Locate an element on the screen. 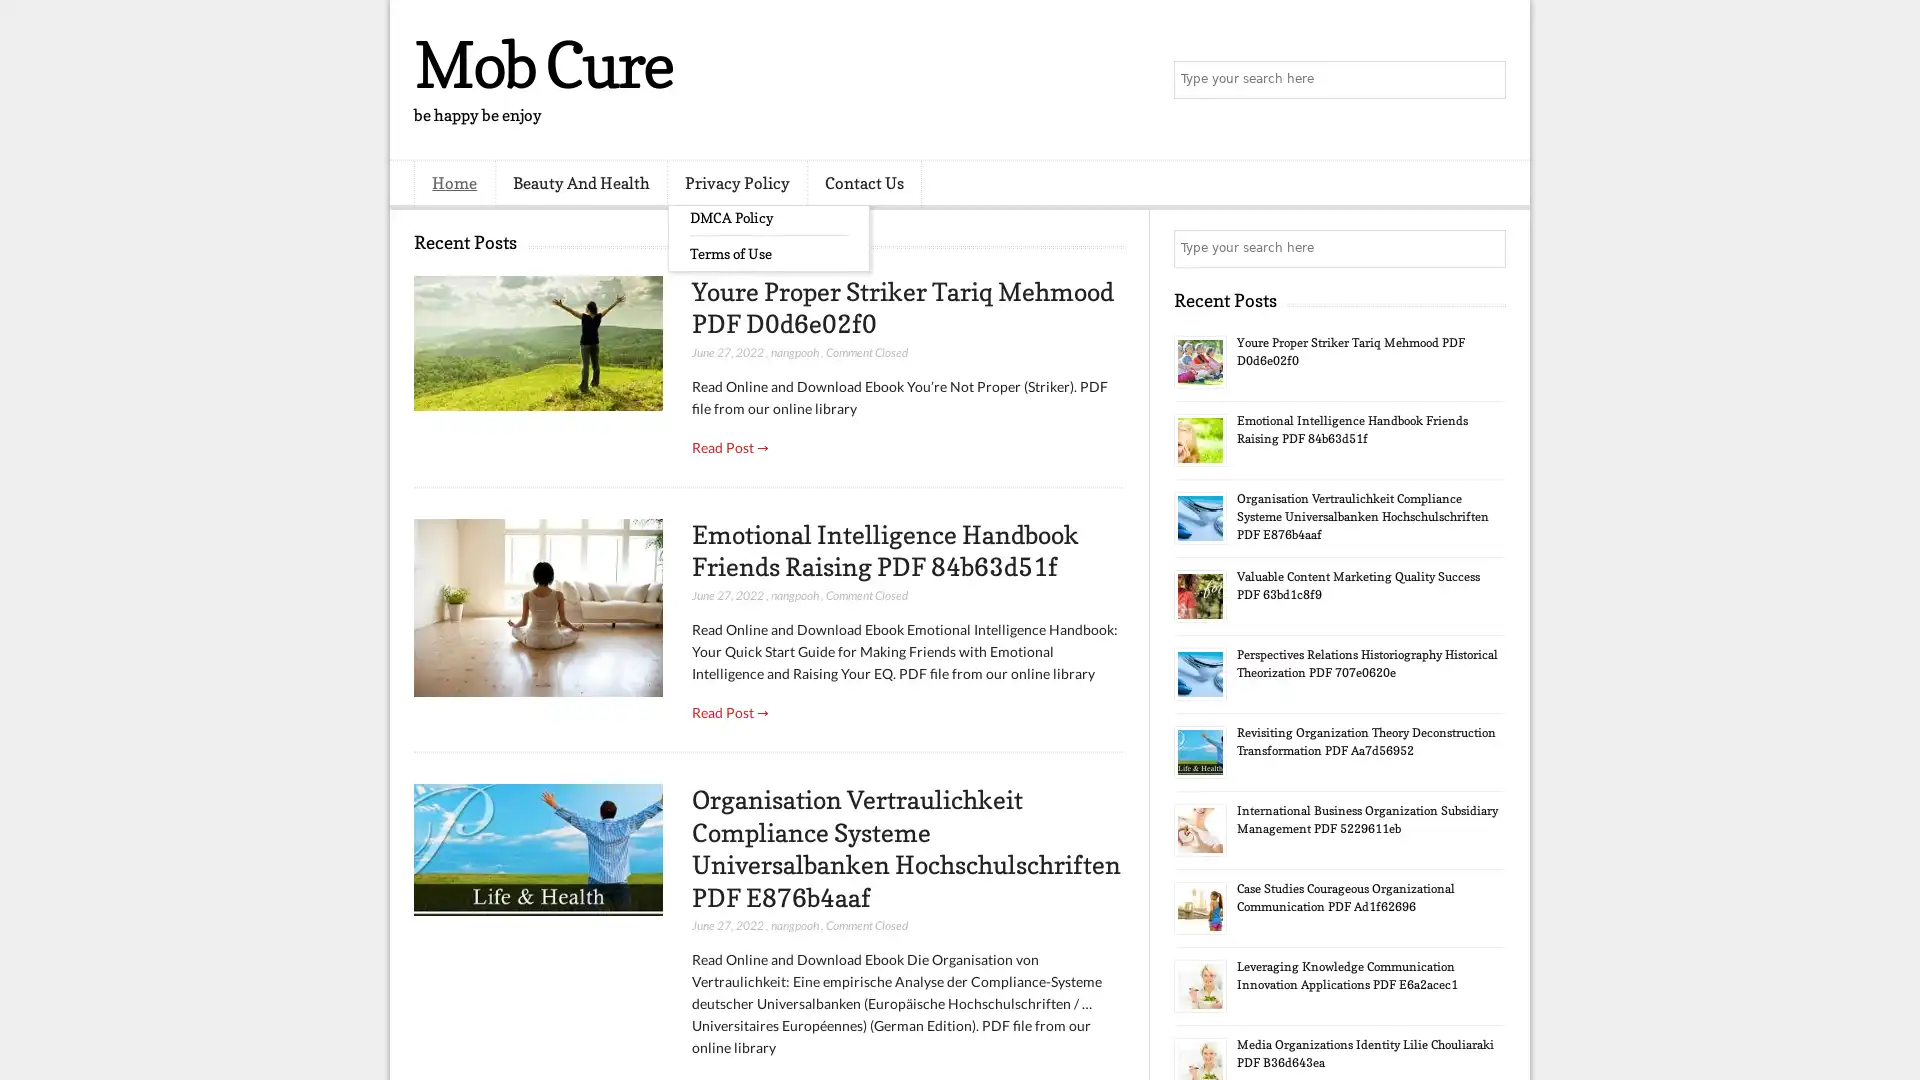 This screenshot has height=1080, width=1920. Search is located at coordinates (1485, 80).